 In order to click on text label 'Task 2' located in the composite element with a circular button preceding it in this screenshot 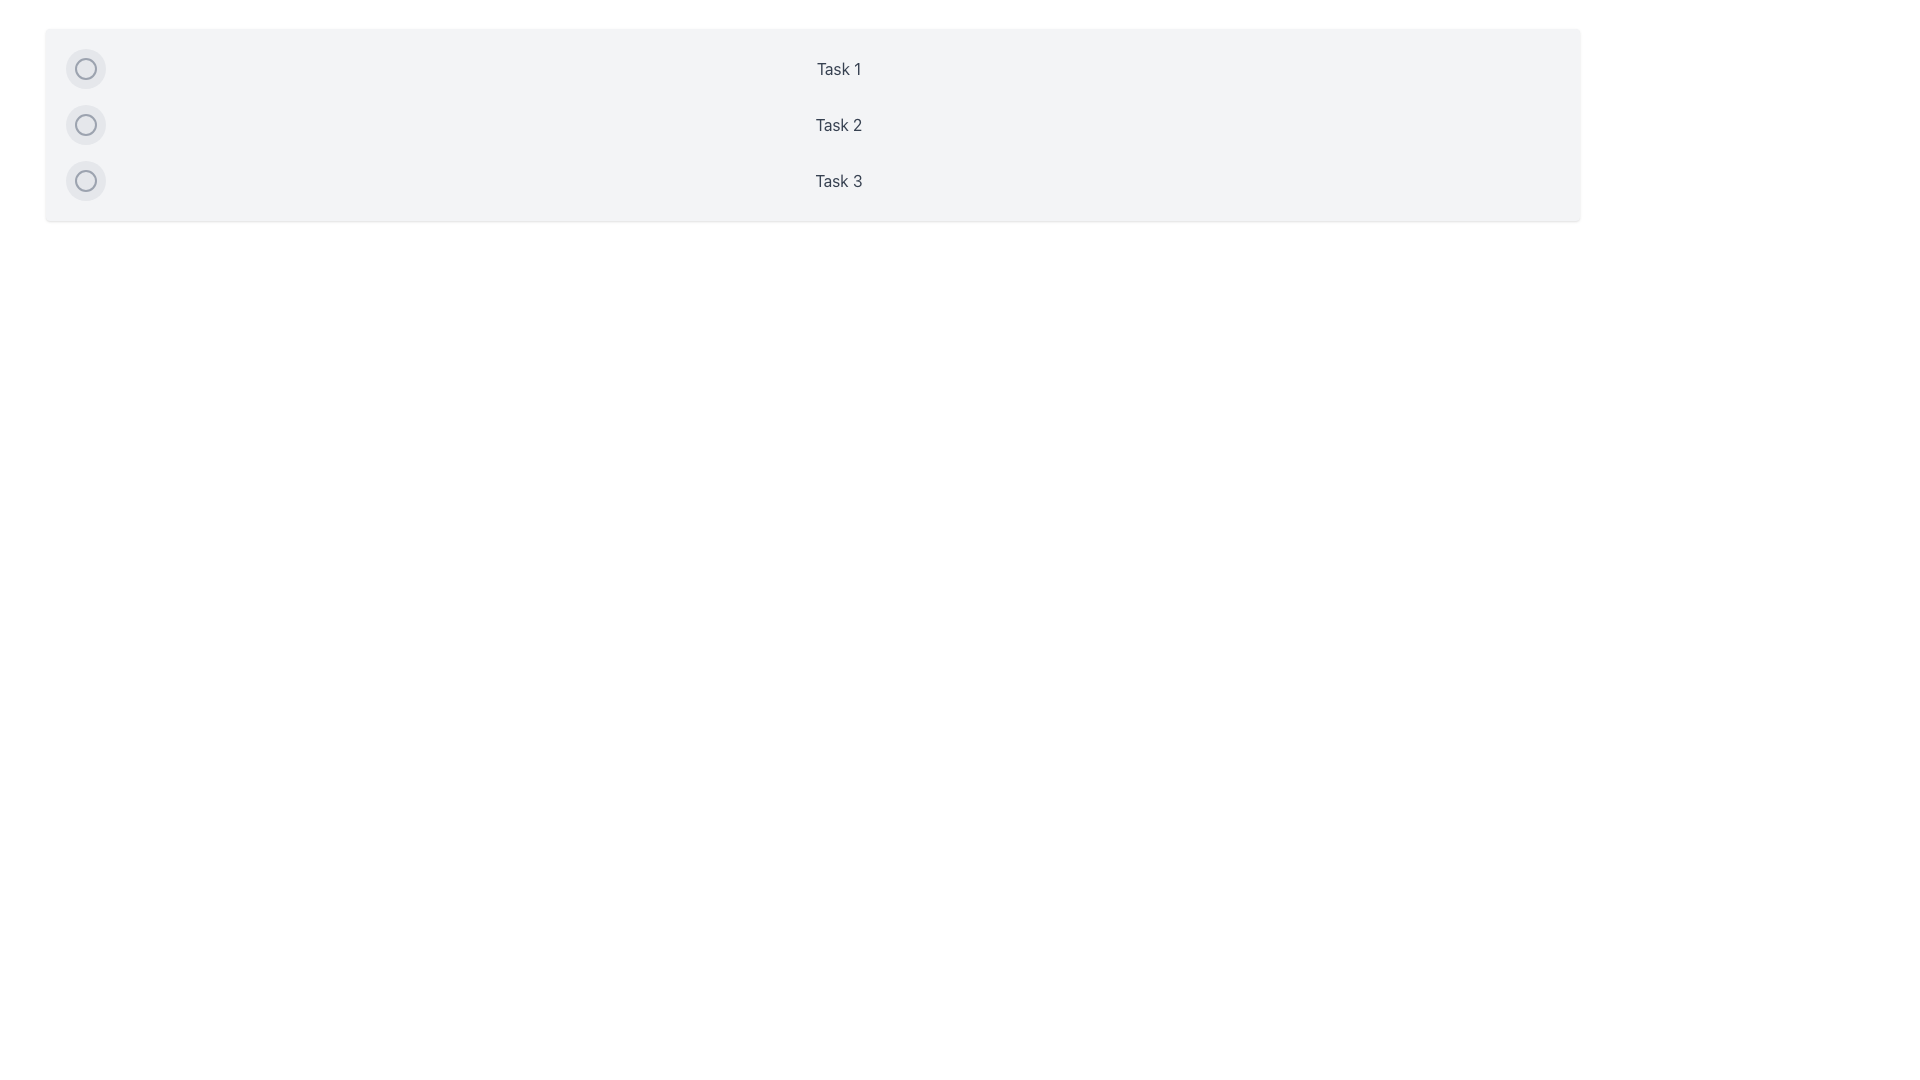, I will do `click(812, 124)`.